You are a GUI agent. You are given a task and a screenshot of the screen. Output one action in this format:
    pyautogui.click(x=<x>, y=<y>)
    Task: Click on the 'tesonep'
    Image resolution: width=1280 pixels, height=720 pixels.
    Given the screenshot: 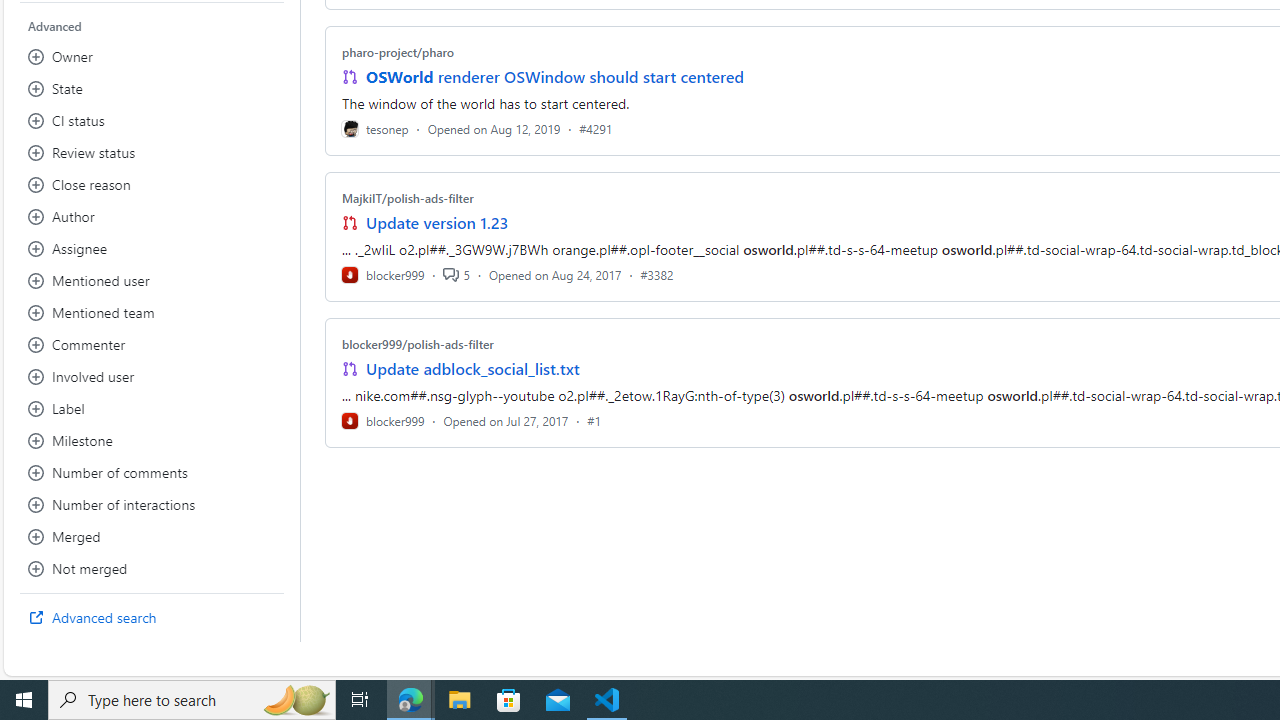 What is the action you would take?
    pyautogui.click(x=375, y=128)
    